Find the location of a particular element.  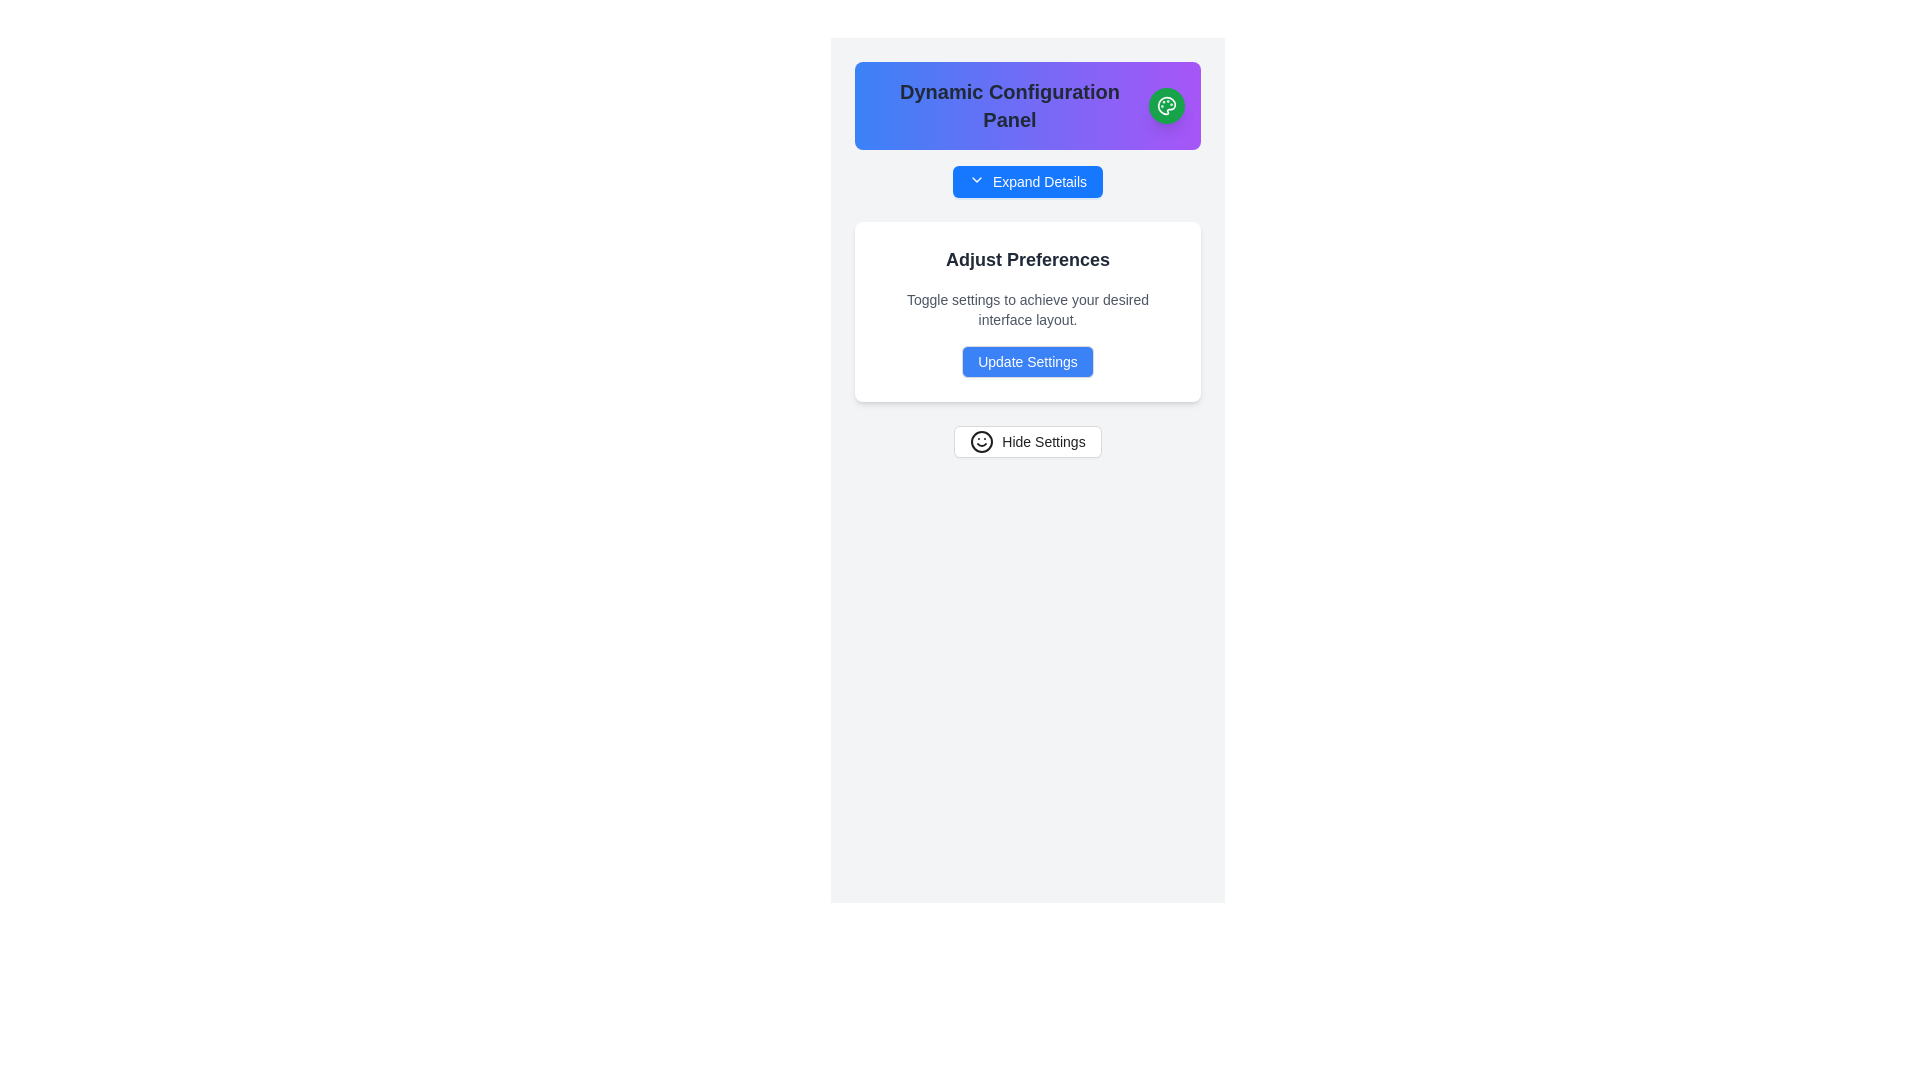

title and description of the text card located within the 'Dynamic Configuration Panel', positioned below the 'Expand Details' button and above the 'Hide Settings' button is located at coordinates (1027, 312).